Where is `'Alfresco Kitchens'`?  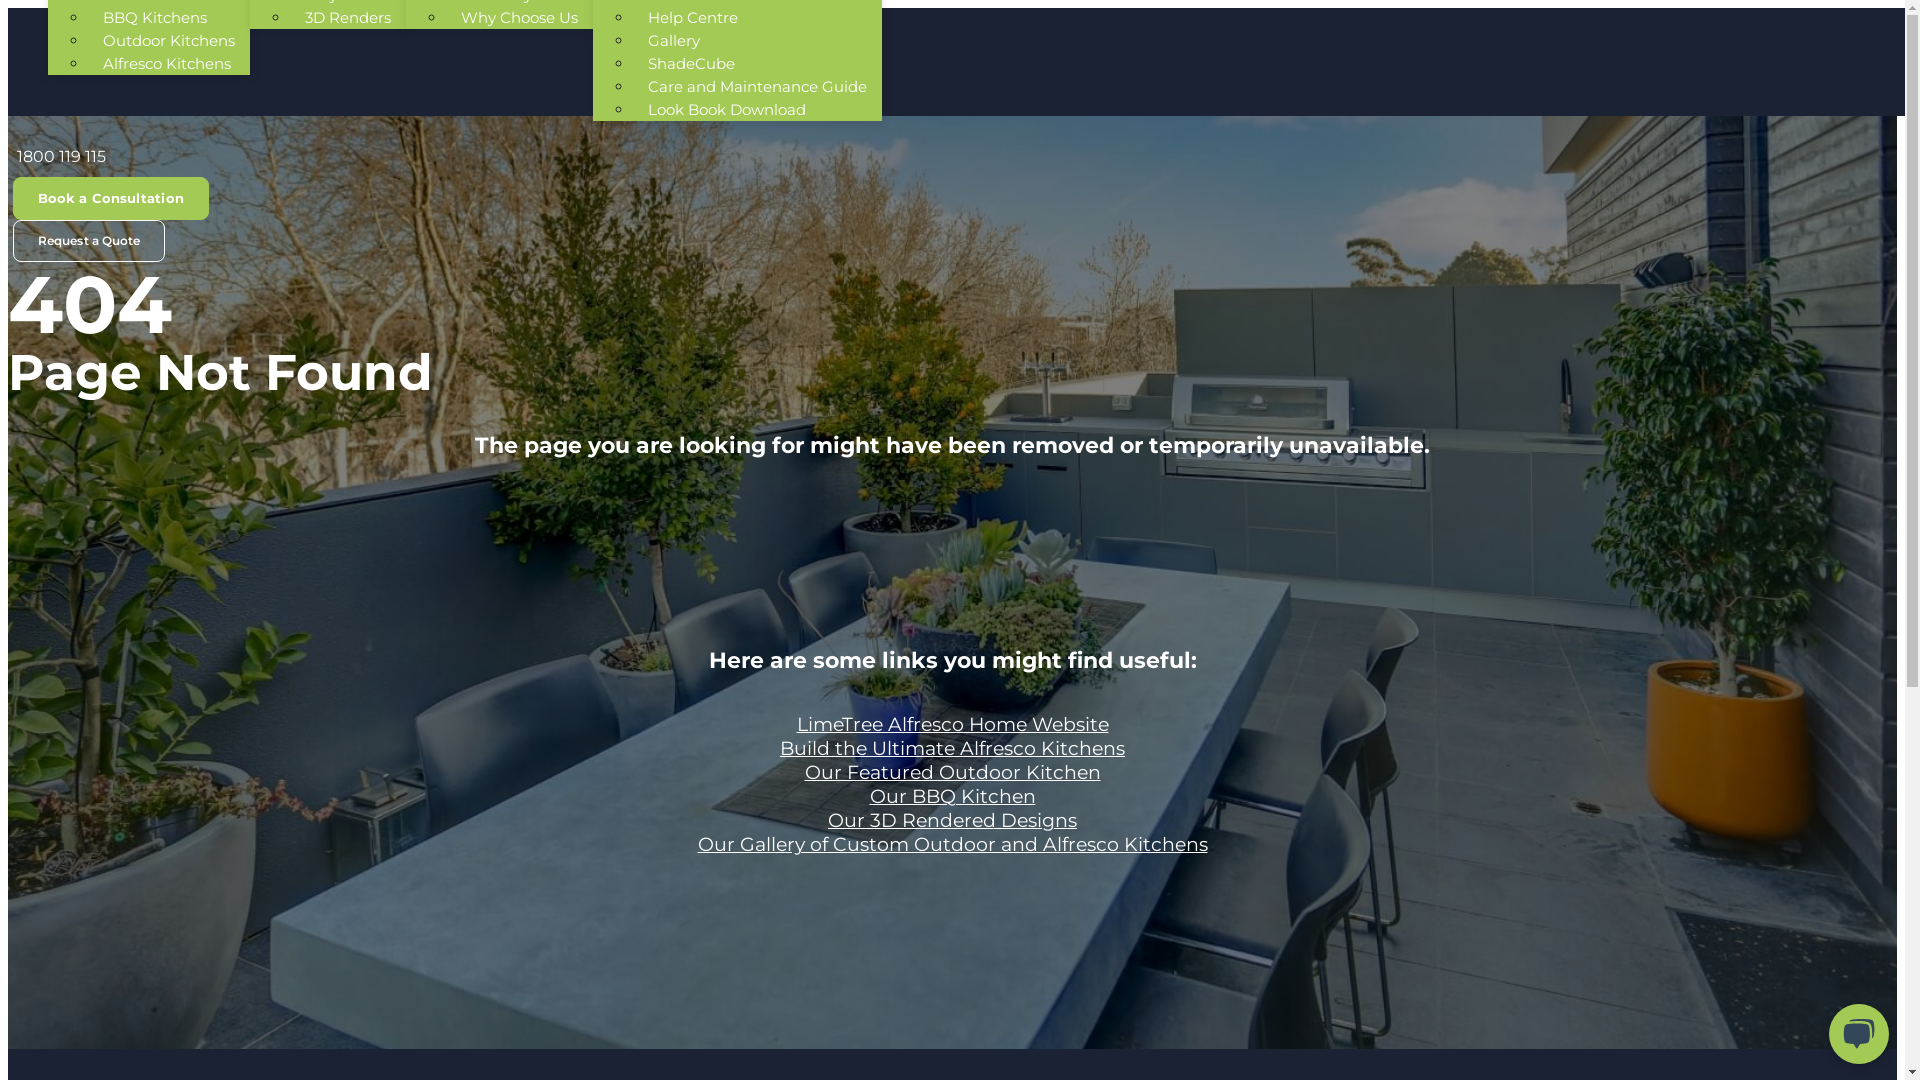 'Alfresco Kitchens' is located at coordinates (86, 62).